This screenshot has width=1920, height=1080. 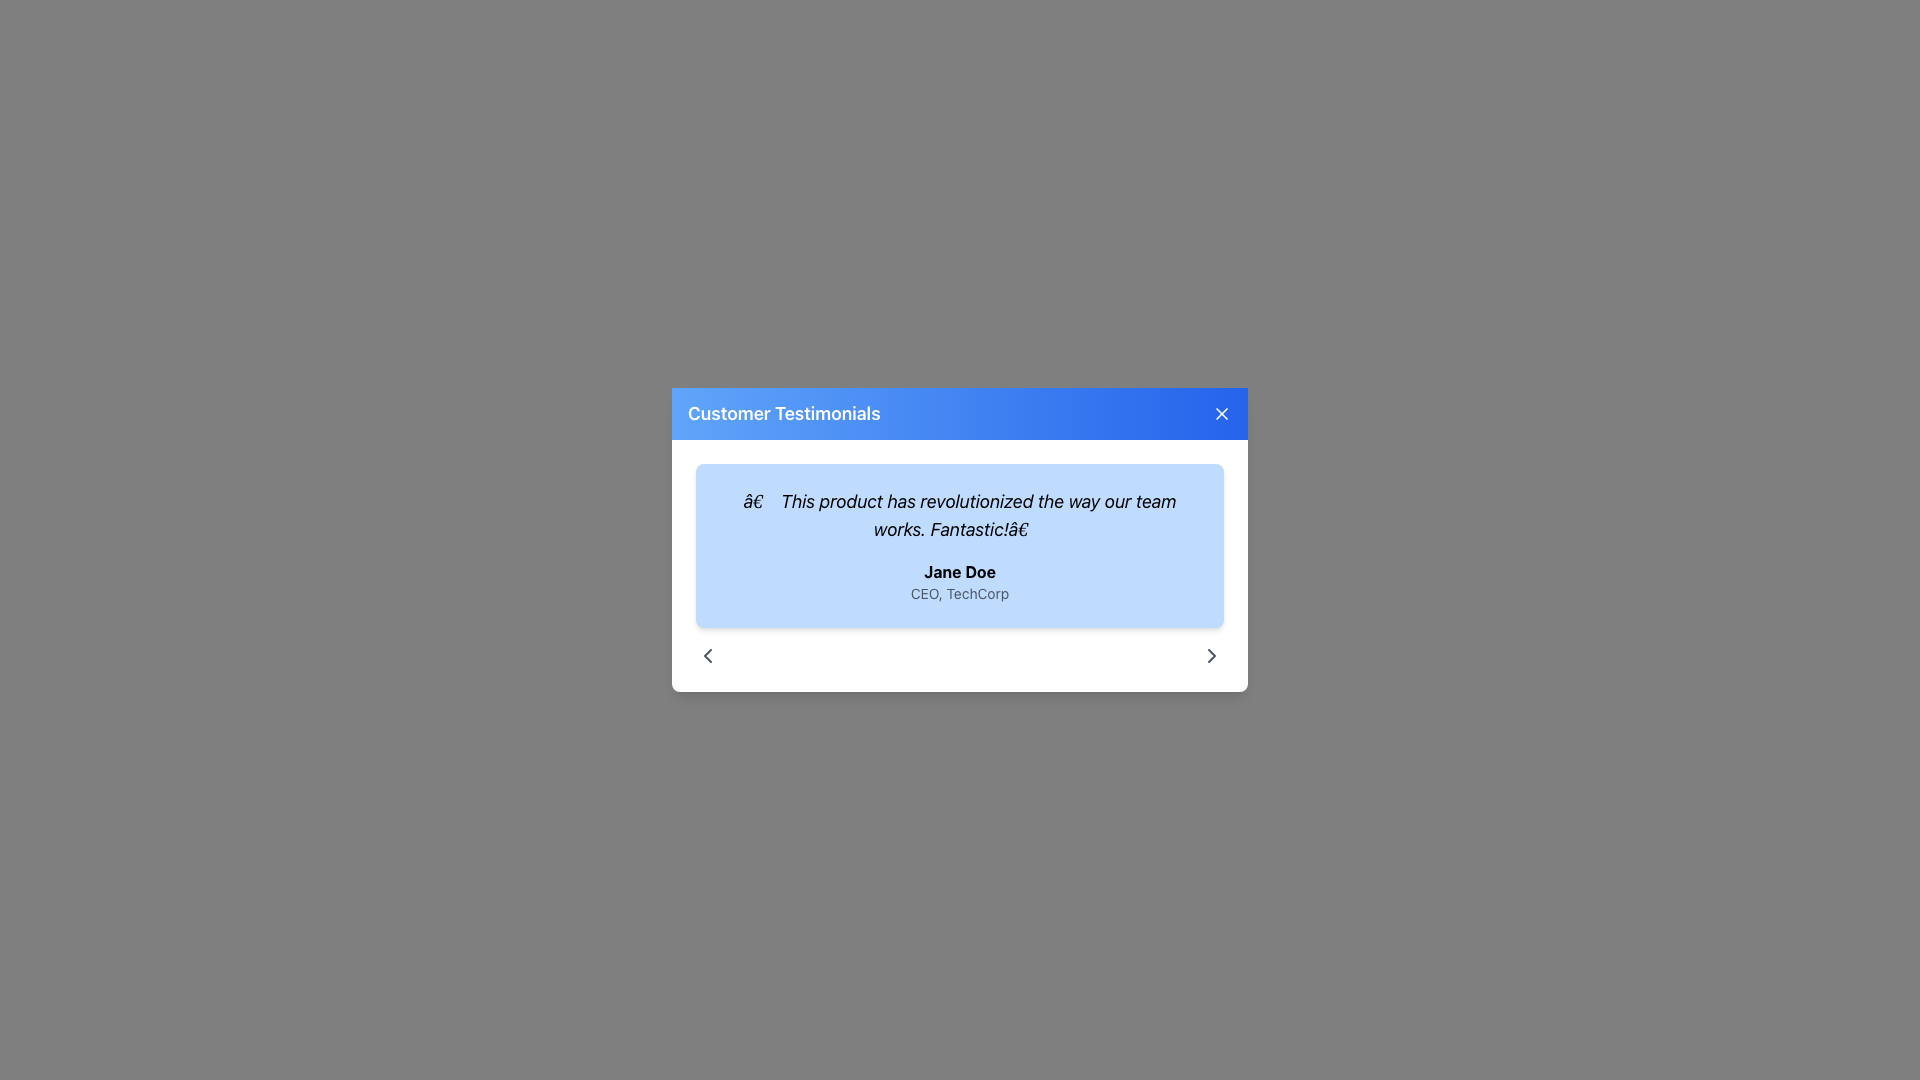 What do you see at coordinates (1221, 412) in the screenshot?
I see `the close button located in the top-right corner of the 'Customer Testimonials' modal window to trigger hover effects` at bounding box center [1221, 412].